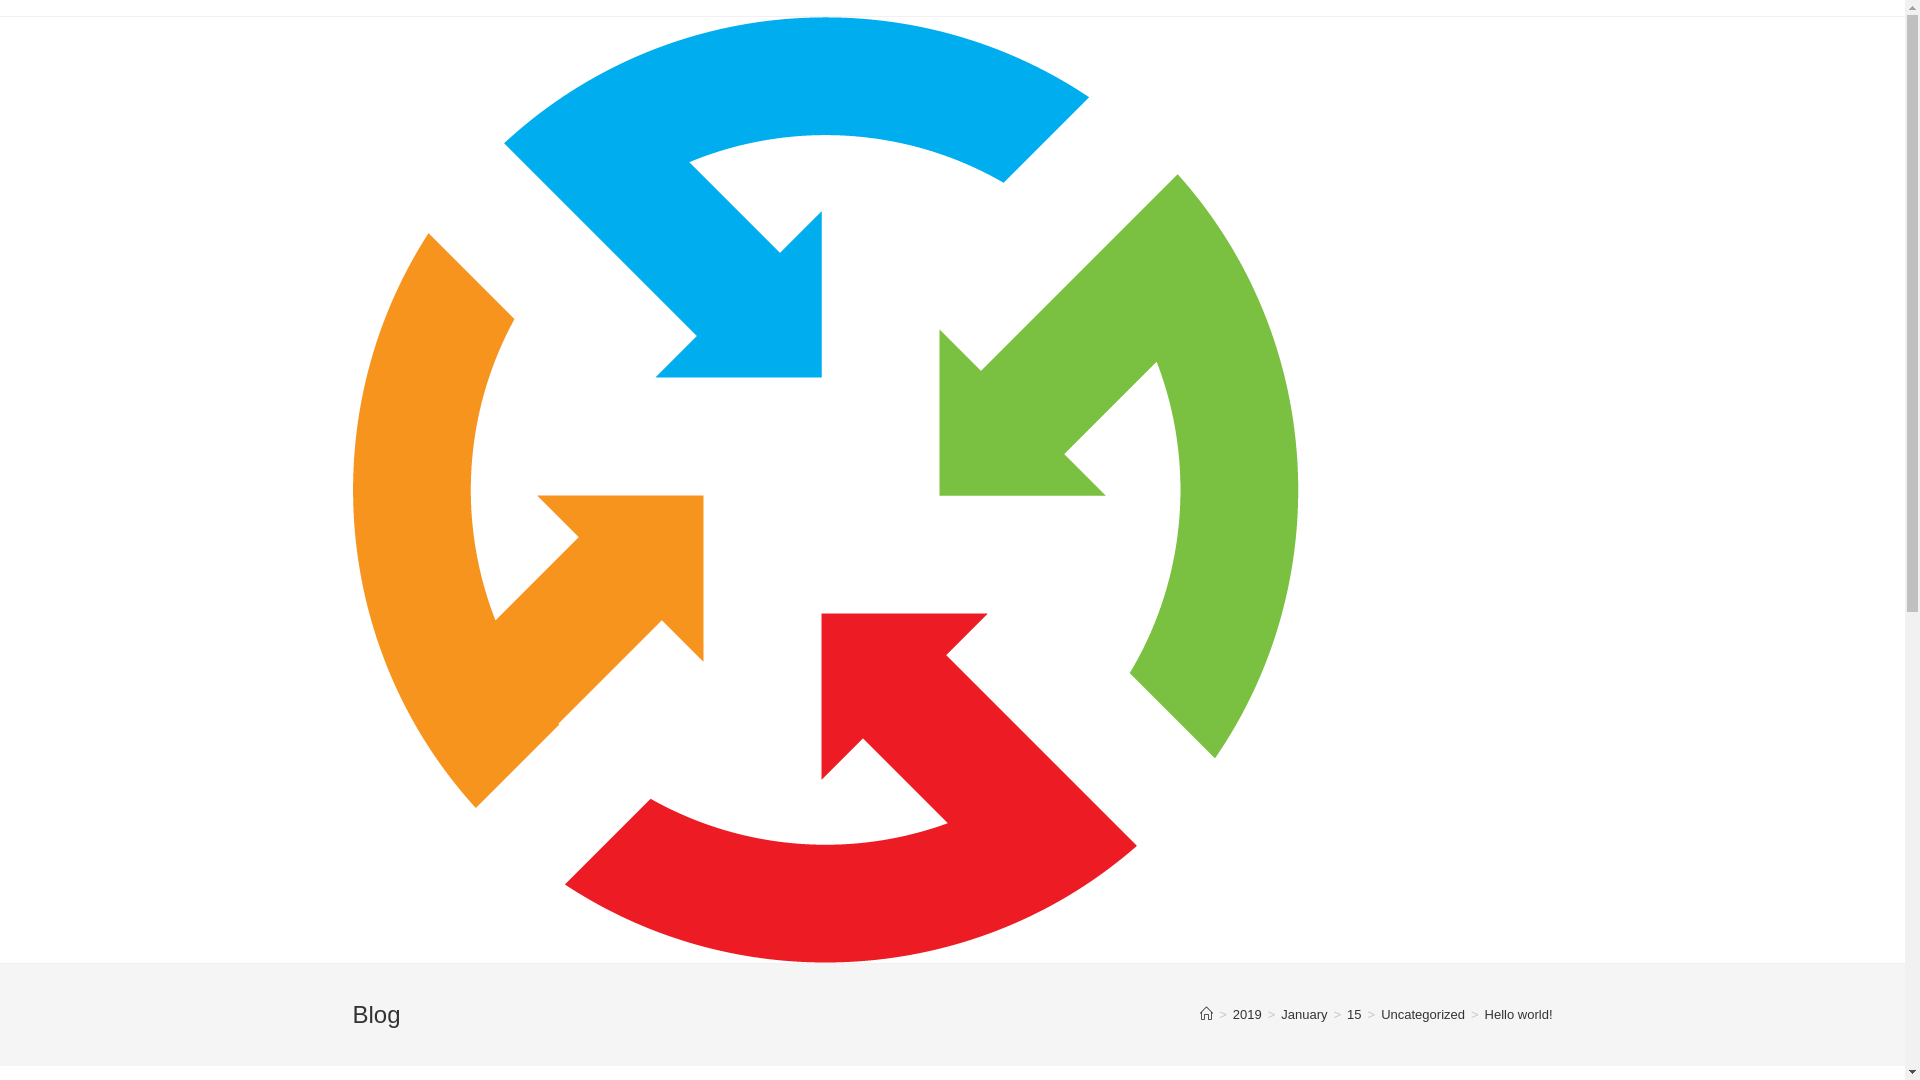  I want to click on 'Hello world!', so click(1484, 1014).